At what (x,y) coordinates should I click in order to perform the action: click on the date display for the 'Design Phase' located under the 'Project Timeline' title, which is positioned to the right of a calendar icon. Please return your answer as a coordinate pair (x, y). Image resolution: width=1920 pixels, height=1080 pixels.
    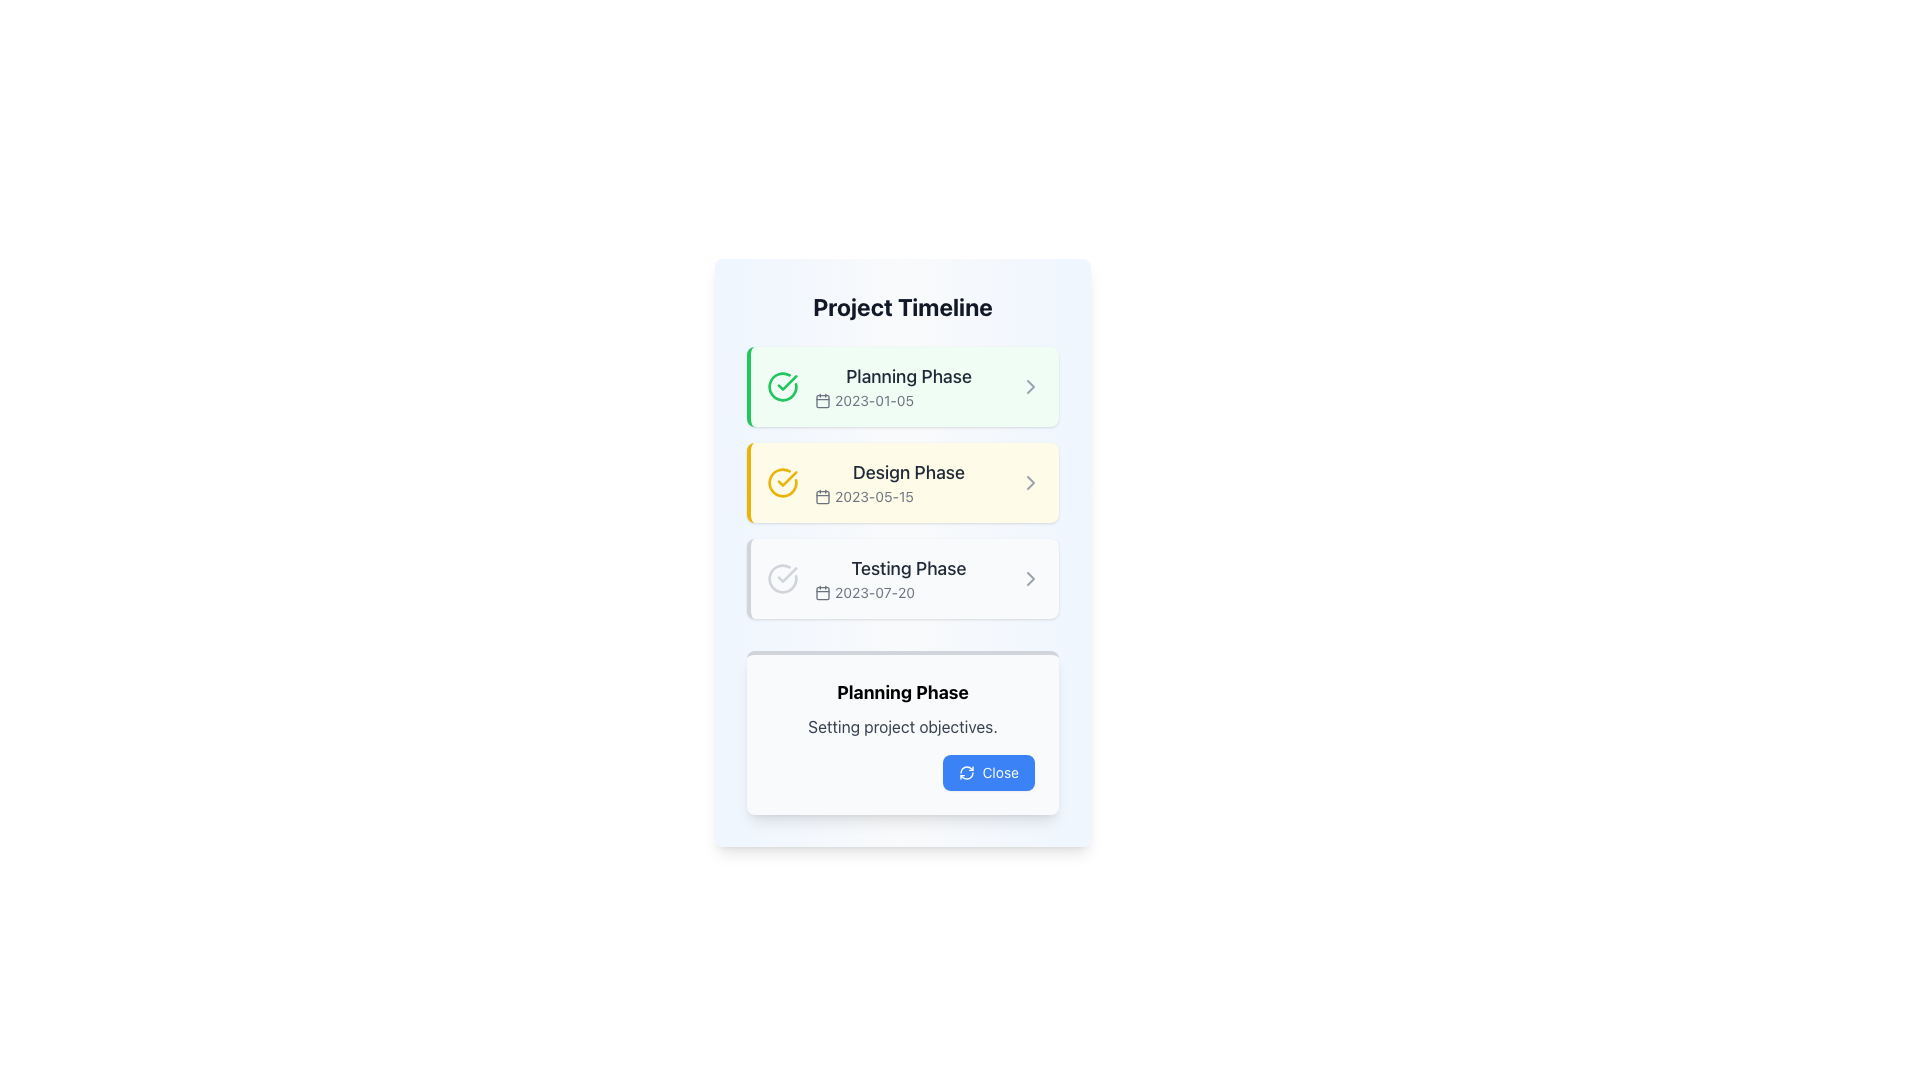
    Looking at the image, I should click on (907, 496).